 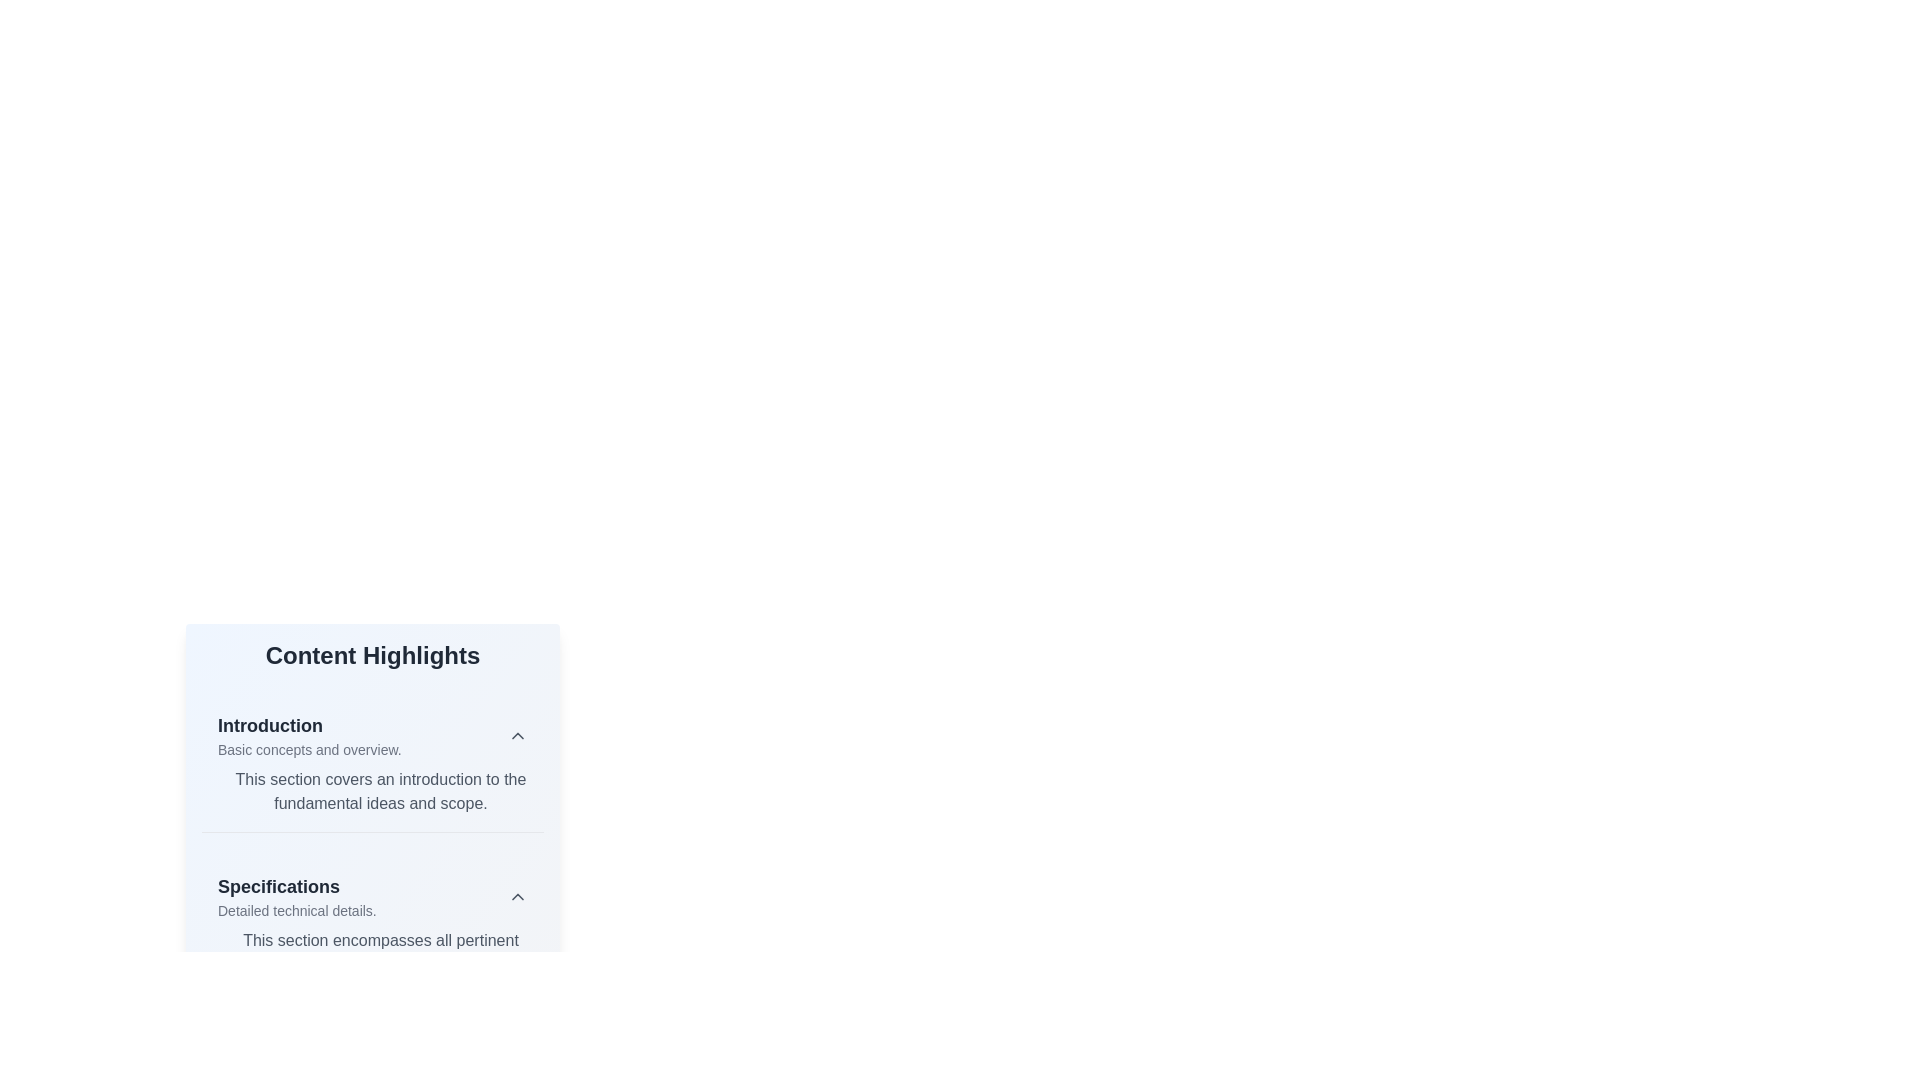 What do you see at coordinates (373, 790) in the screenshot?
I see `the Text Block that provides additional context for the 'Introduction' header in the 'Content Highlights' area, positioned below other elements` at bounding box center [373, 790].